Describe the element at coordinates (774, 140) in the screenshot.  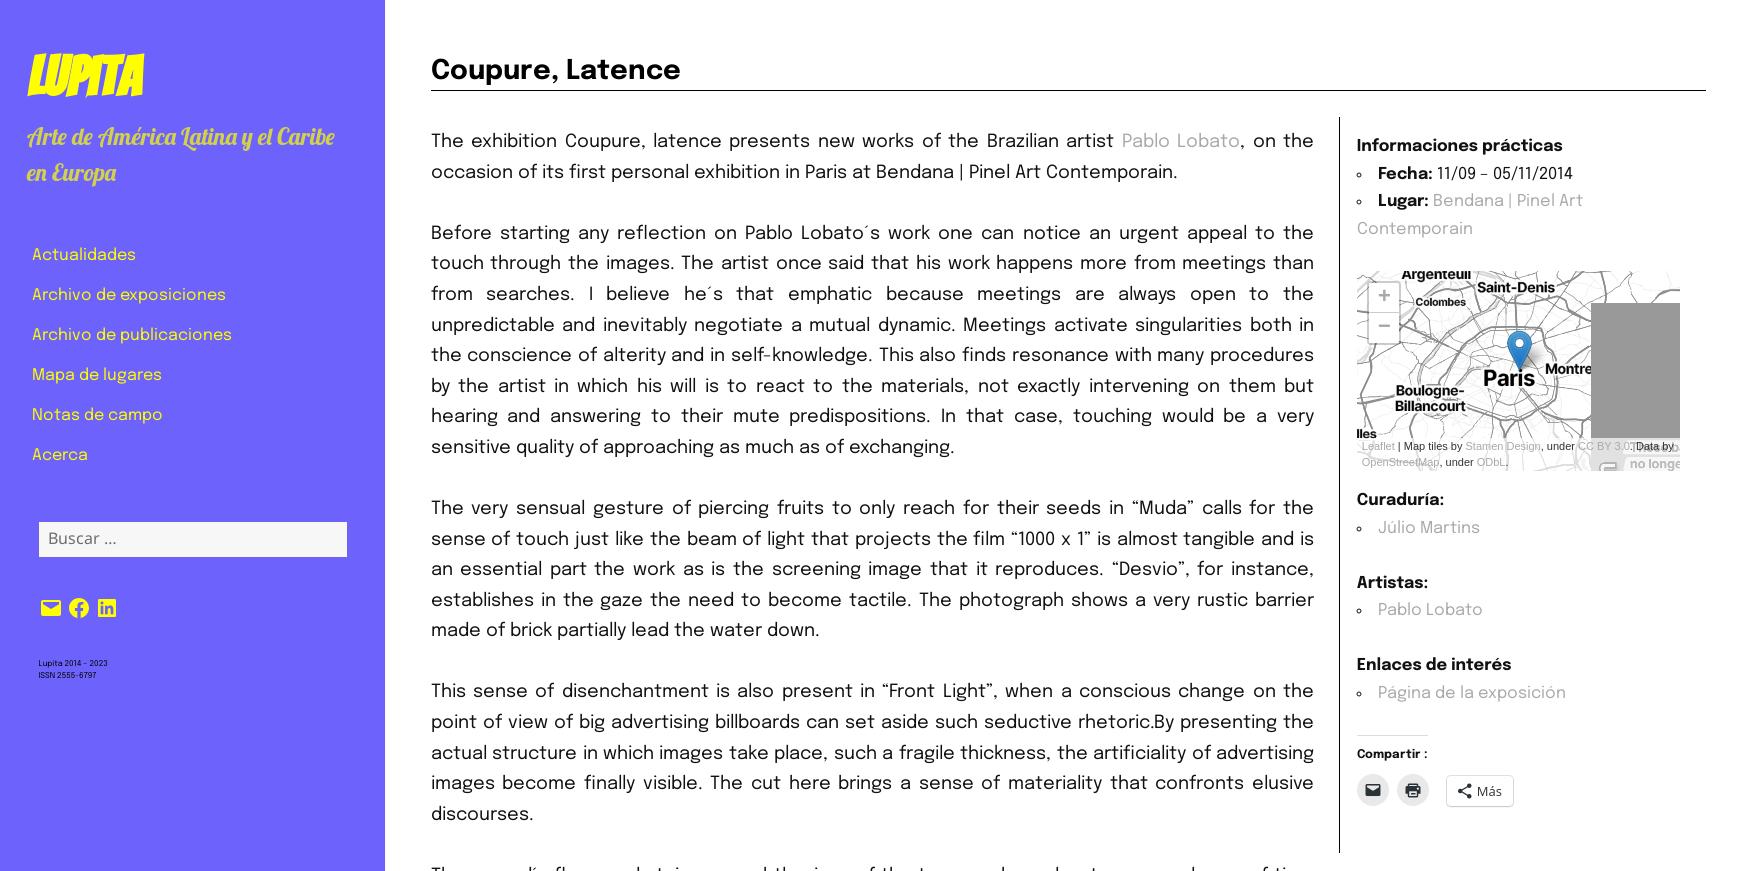
I see `'The exhibition Coupure, latence presents new works of the Brazilian artist'` at that location.